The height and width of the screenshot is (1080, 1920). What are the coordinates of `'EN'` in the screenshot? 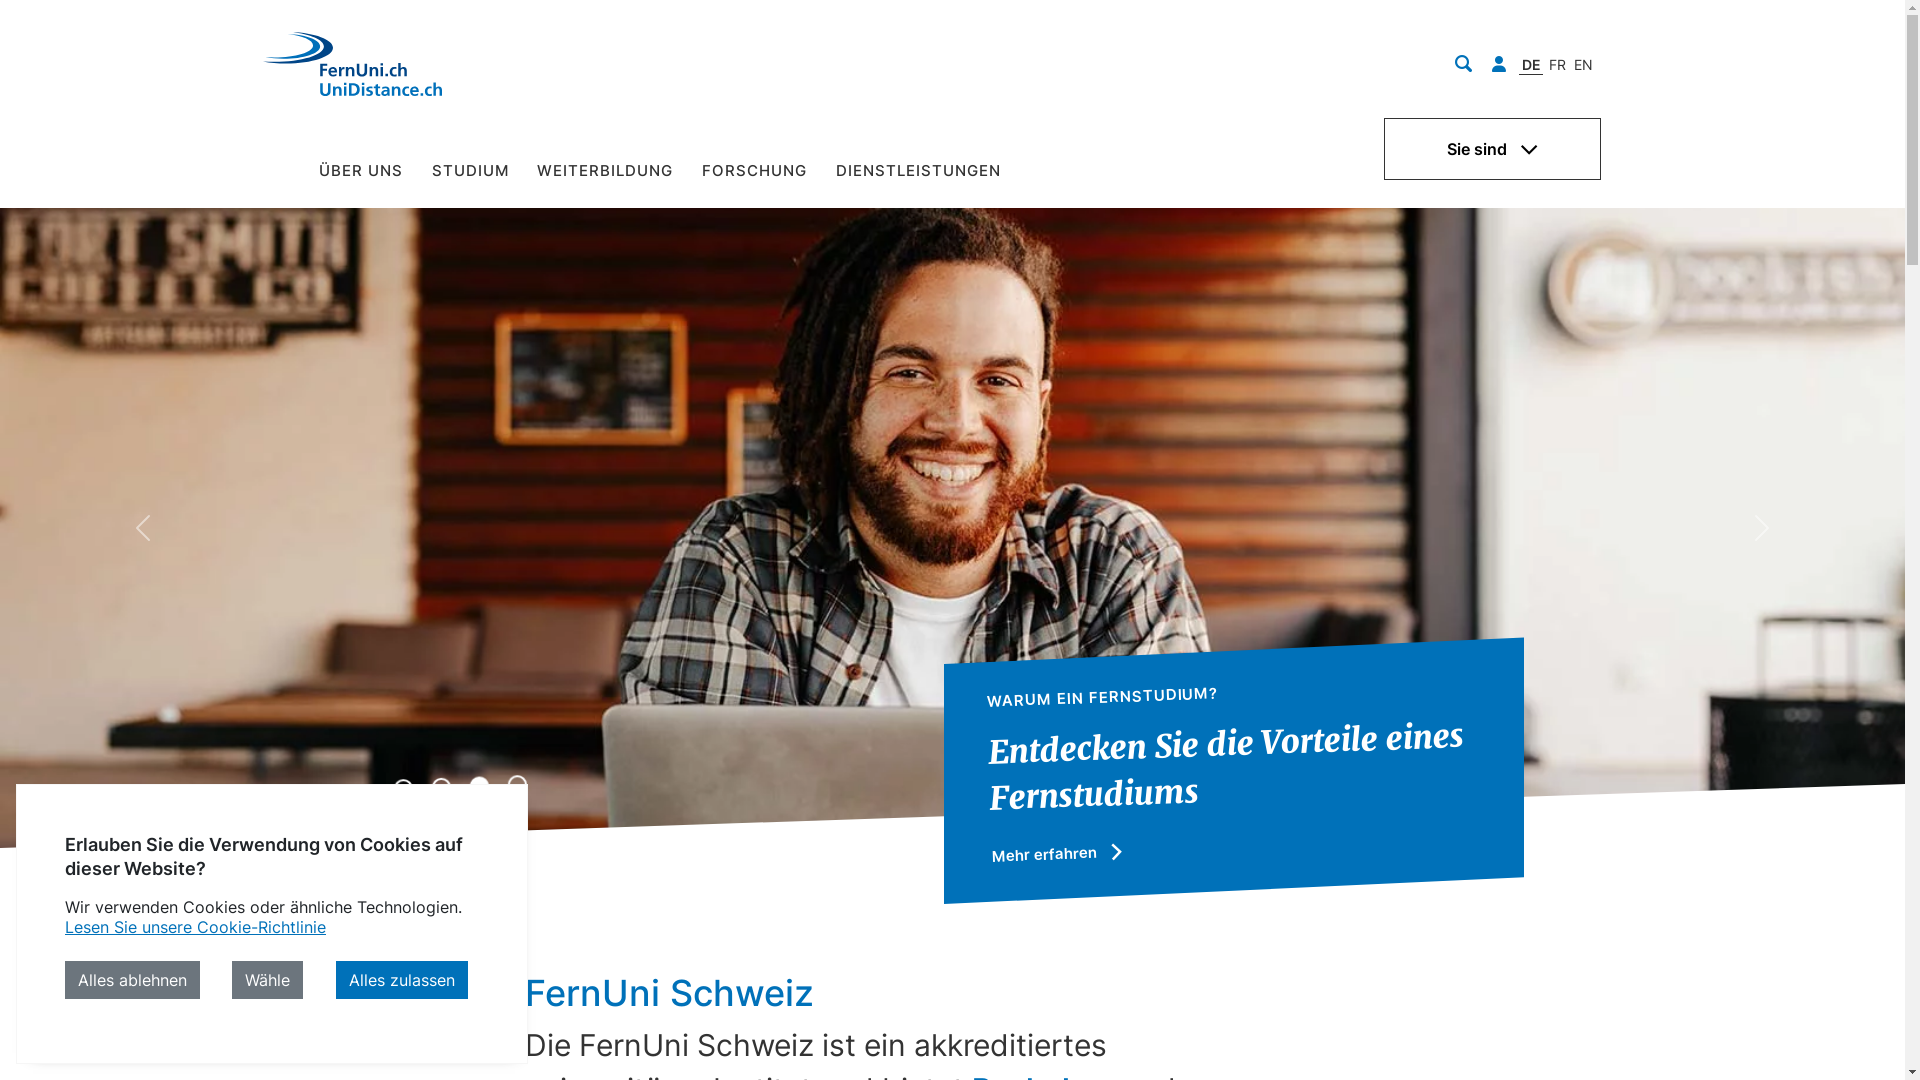 It's located at (1582, 63).